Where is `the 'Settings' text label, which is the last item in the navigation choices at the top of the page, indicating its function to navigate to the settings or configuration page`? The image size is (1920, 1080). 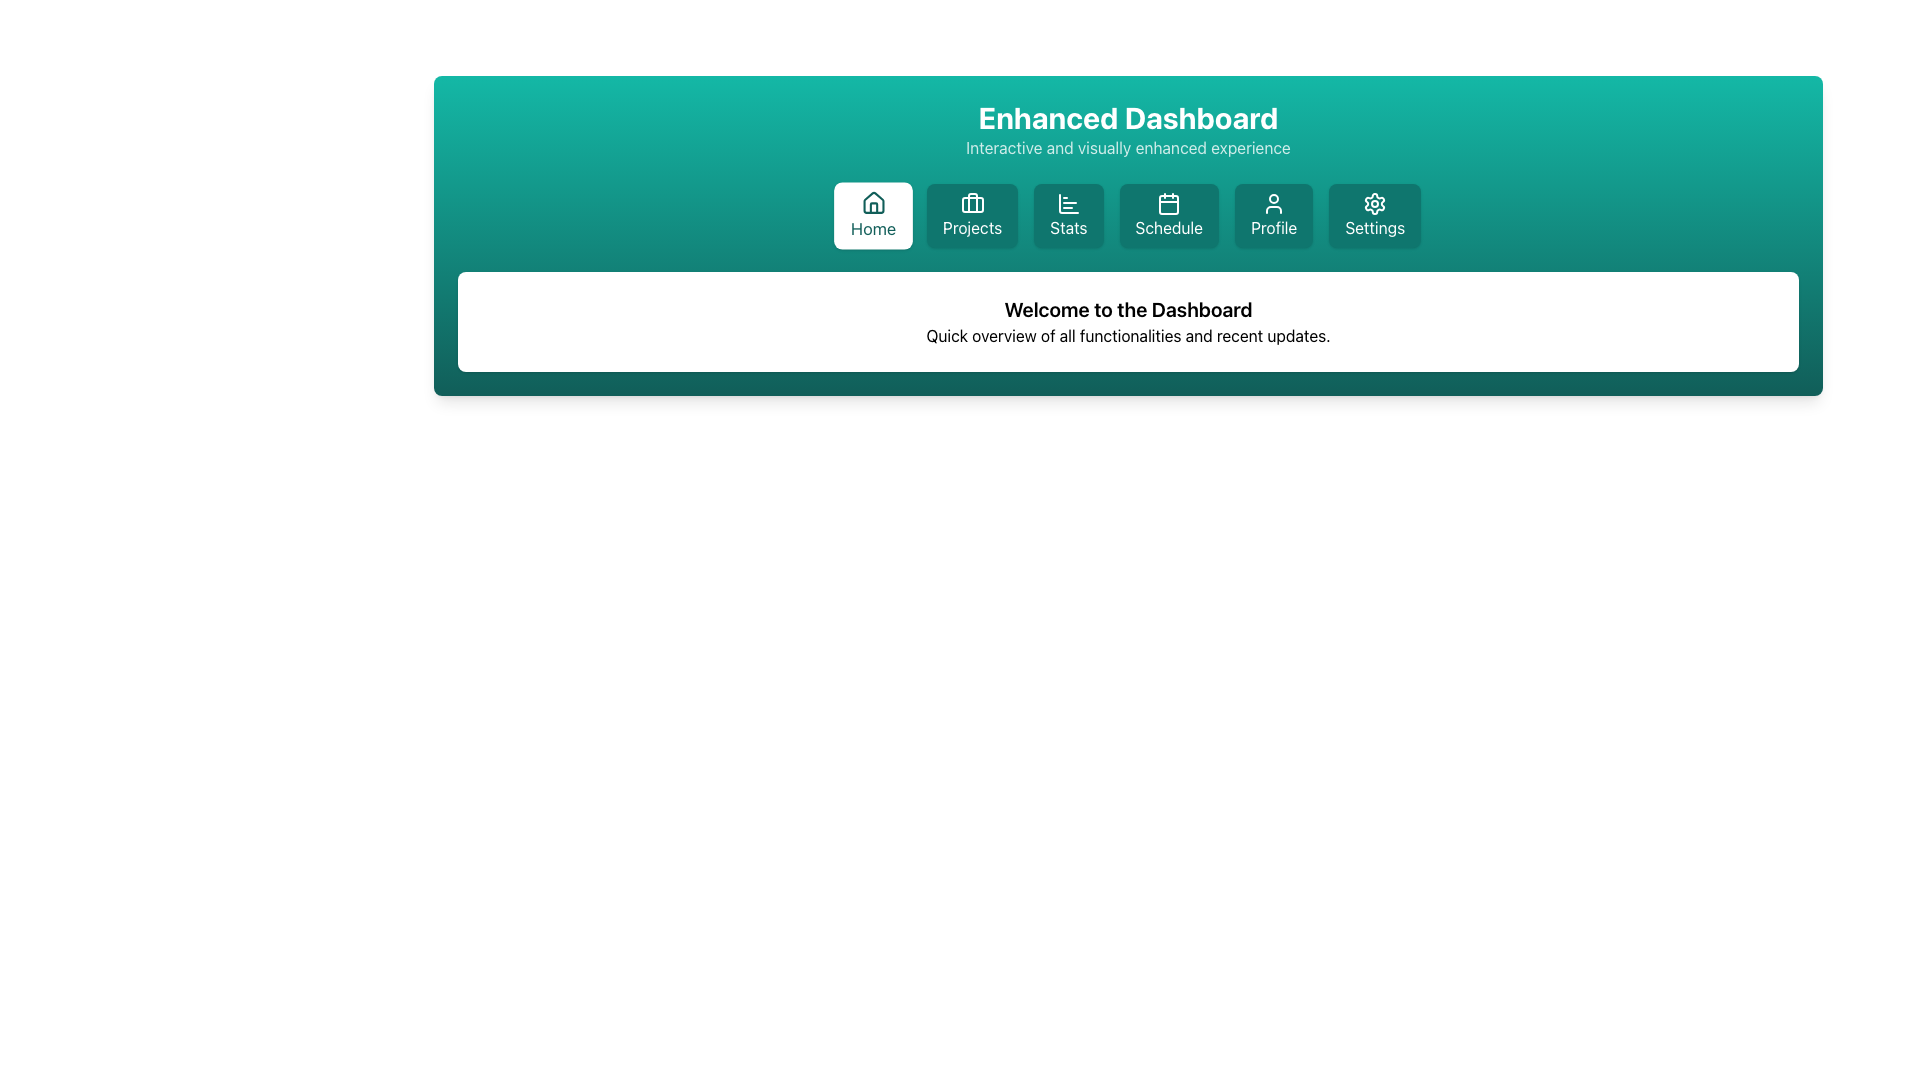
the 'Settings' text label, which is the last item in the navigation choices at the top of the page, indicating its function to navigate to the settings or configuration page is located at coordinates (1374, 226).